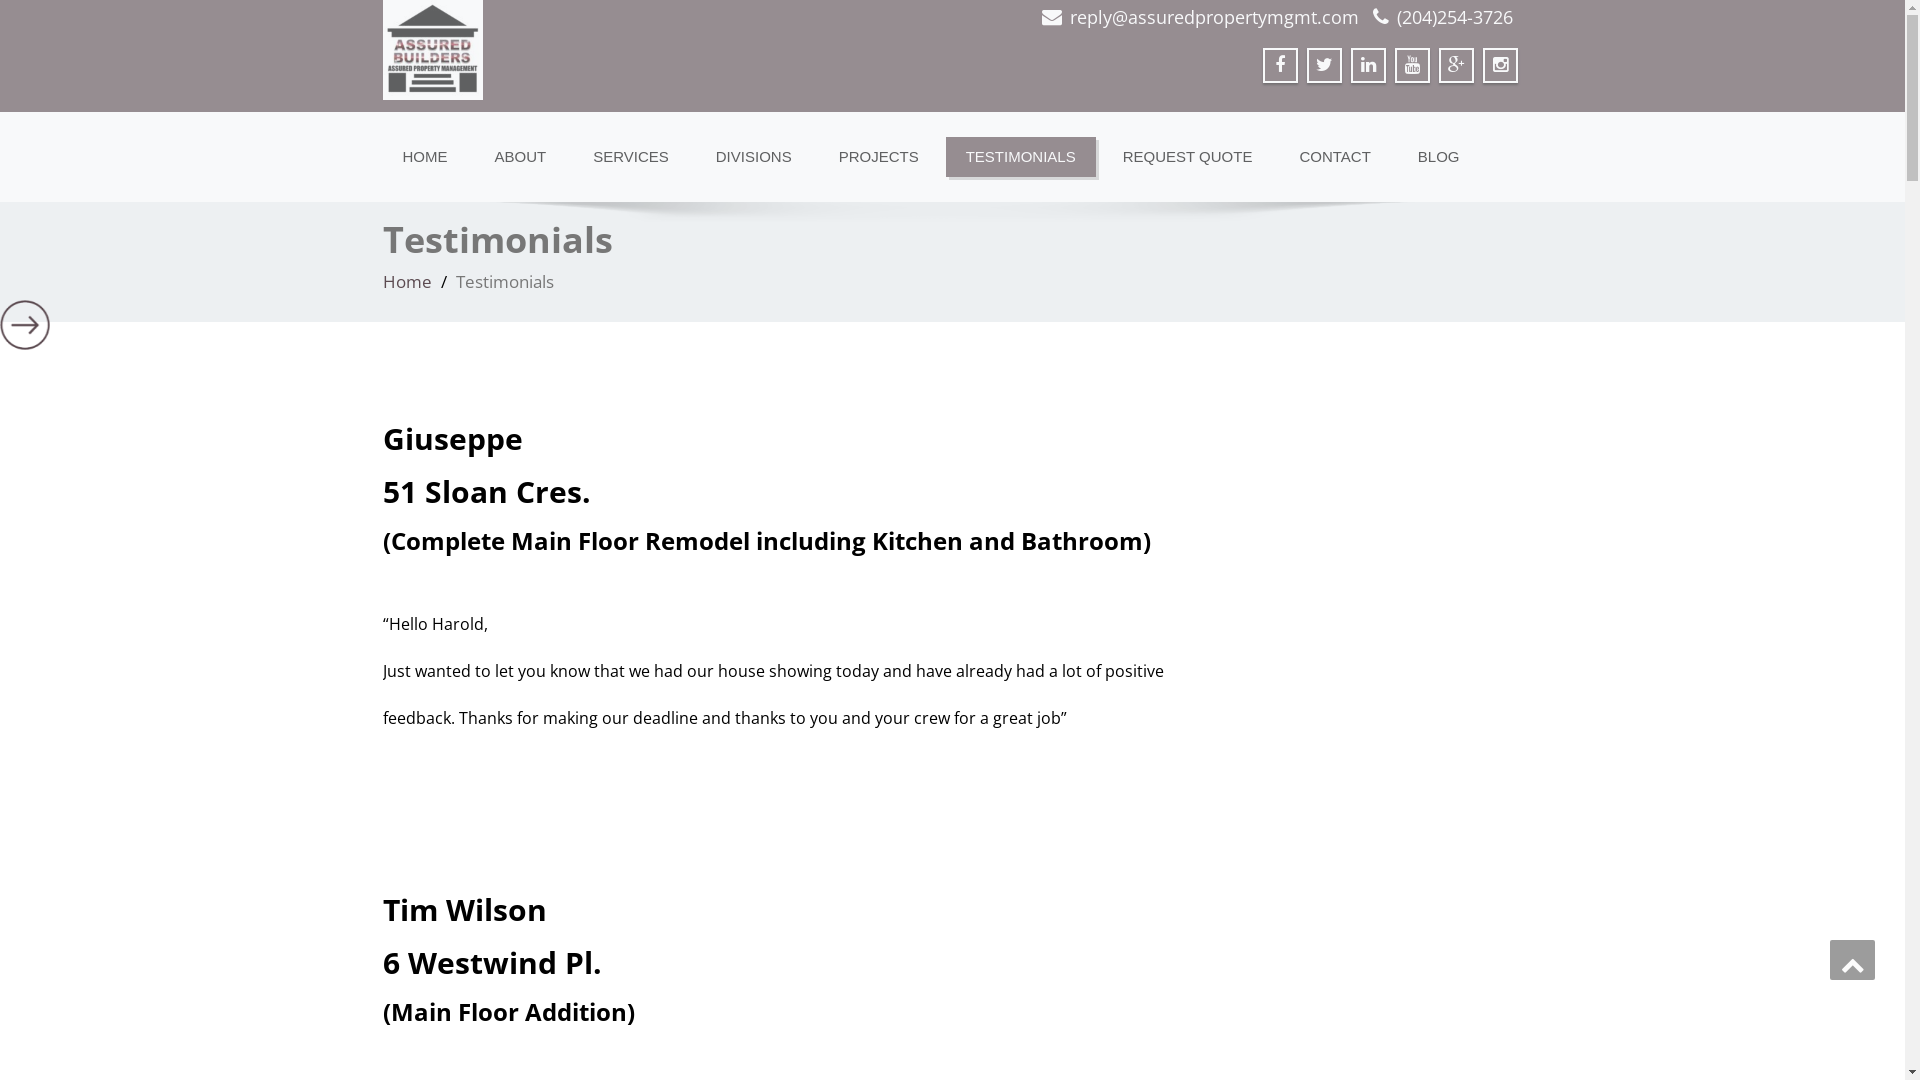  I want to click on 'REQUEST QUOTE', so click(1187, 156).